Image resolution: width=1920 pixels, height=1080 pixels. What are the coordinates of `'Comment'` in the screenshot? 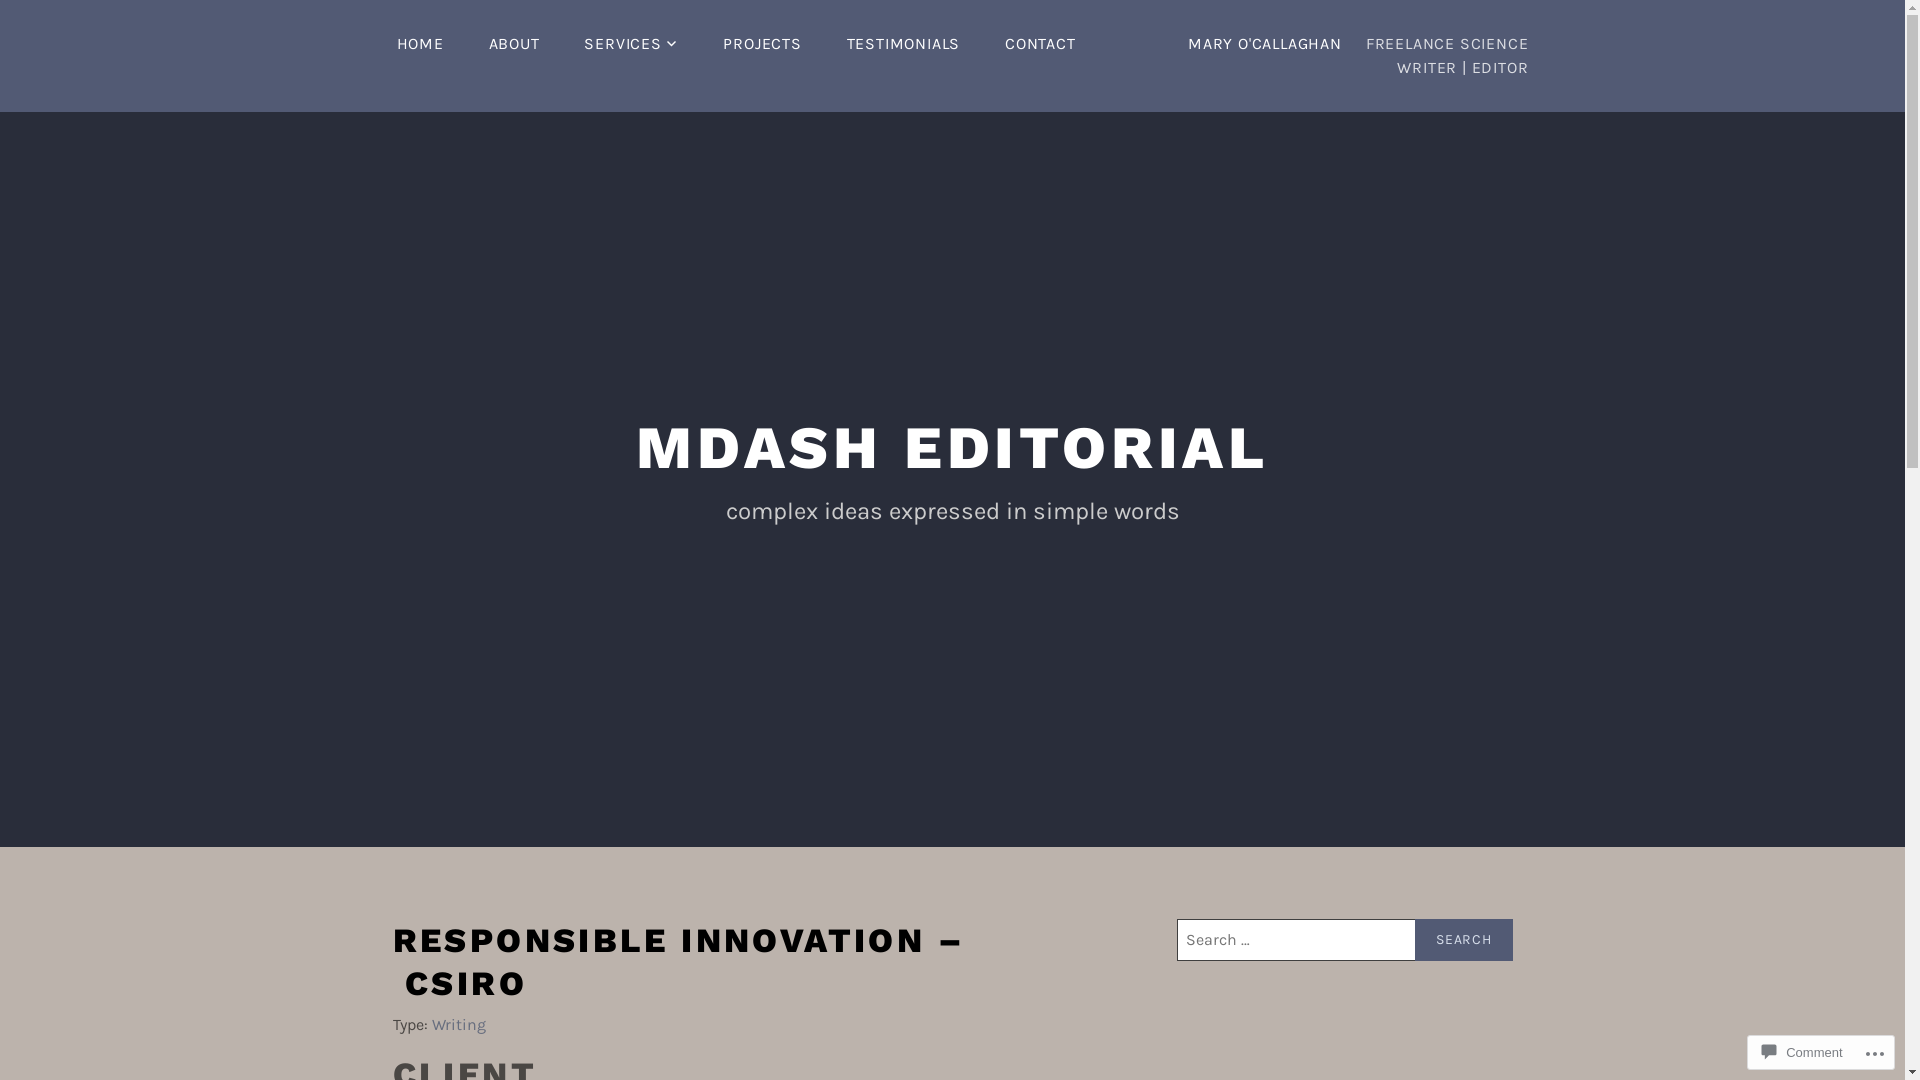 It's located at (1801, 1051).